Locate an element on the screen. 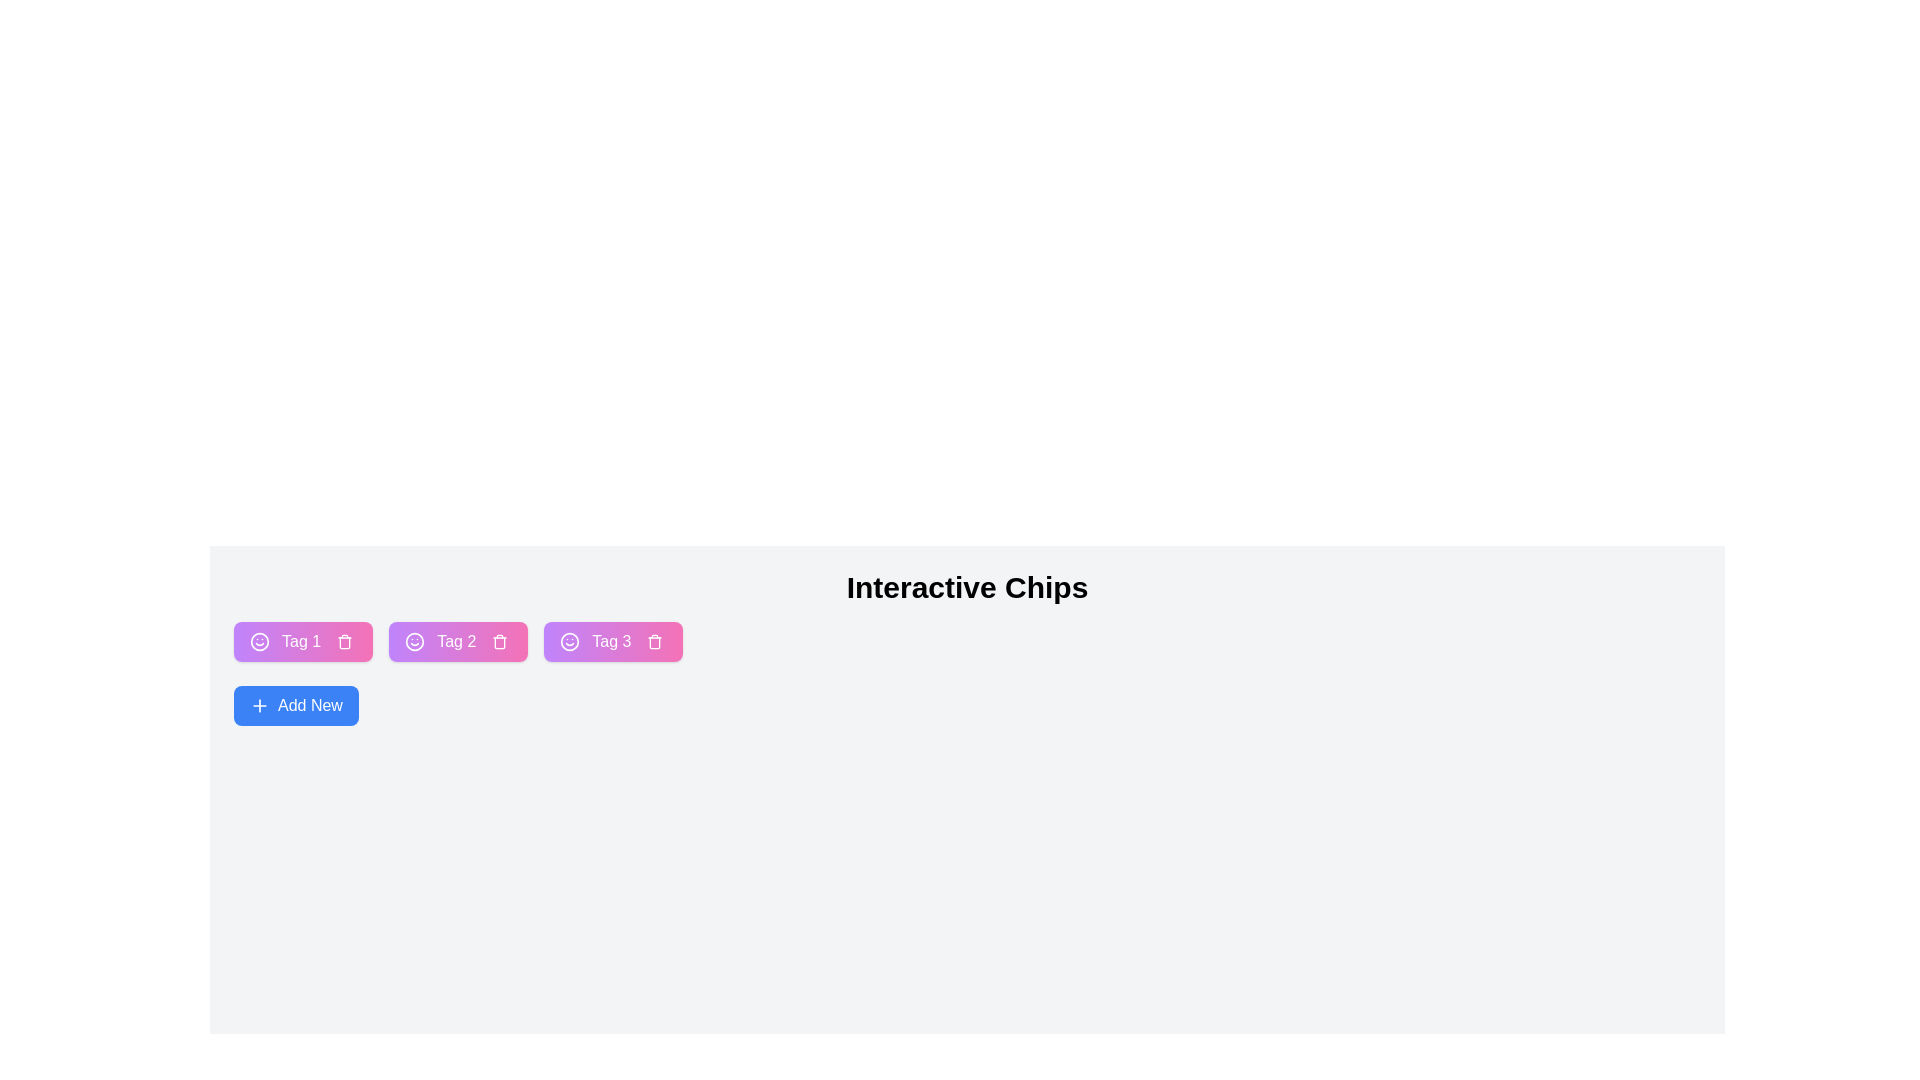 This screenshot has width=1920, height=1080. the smile icon of the chip labeled Tag 2 is located at coordinates (413, 641).